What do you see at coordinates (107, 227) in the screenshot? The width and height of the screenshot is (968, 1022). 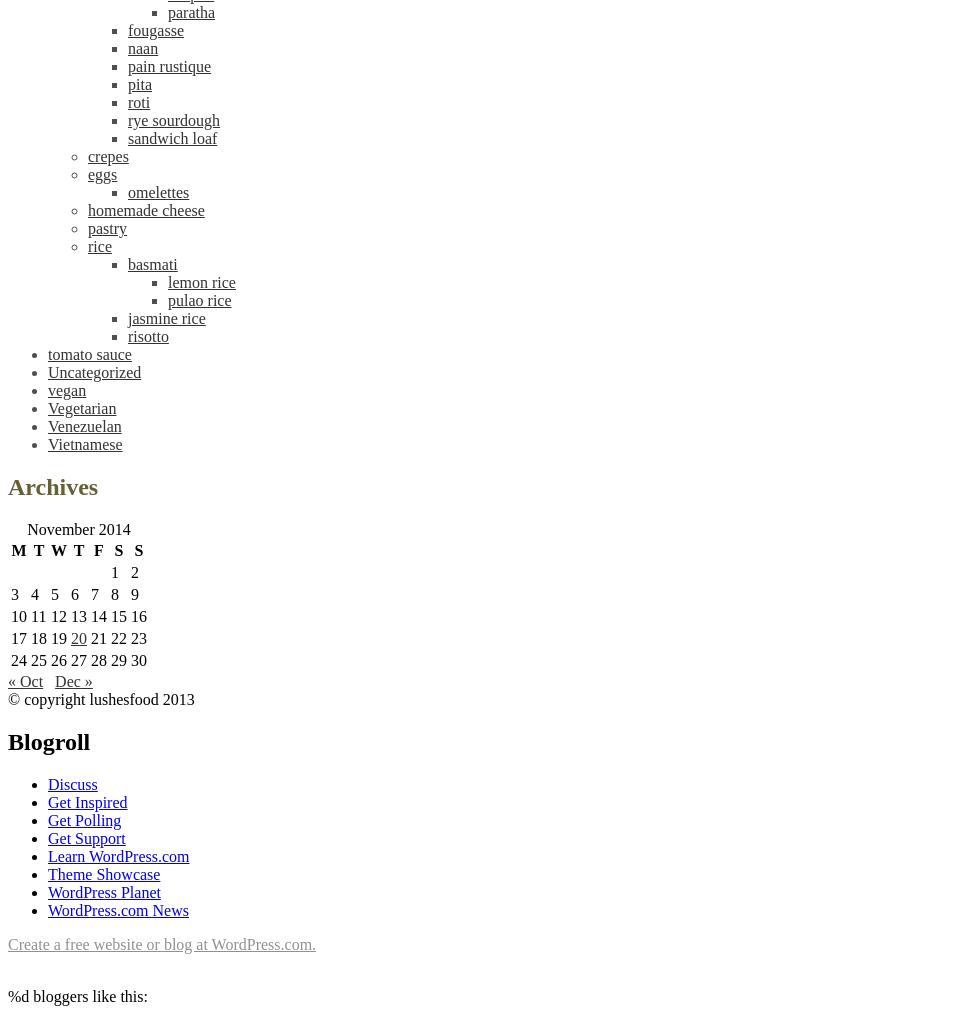 I see `'pastry'` at bounding box center [107, 227].